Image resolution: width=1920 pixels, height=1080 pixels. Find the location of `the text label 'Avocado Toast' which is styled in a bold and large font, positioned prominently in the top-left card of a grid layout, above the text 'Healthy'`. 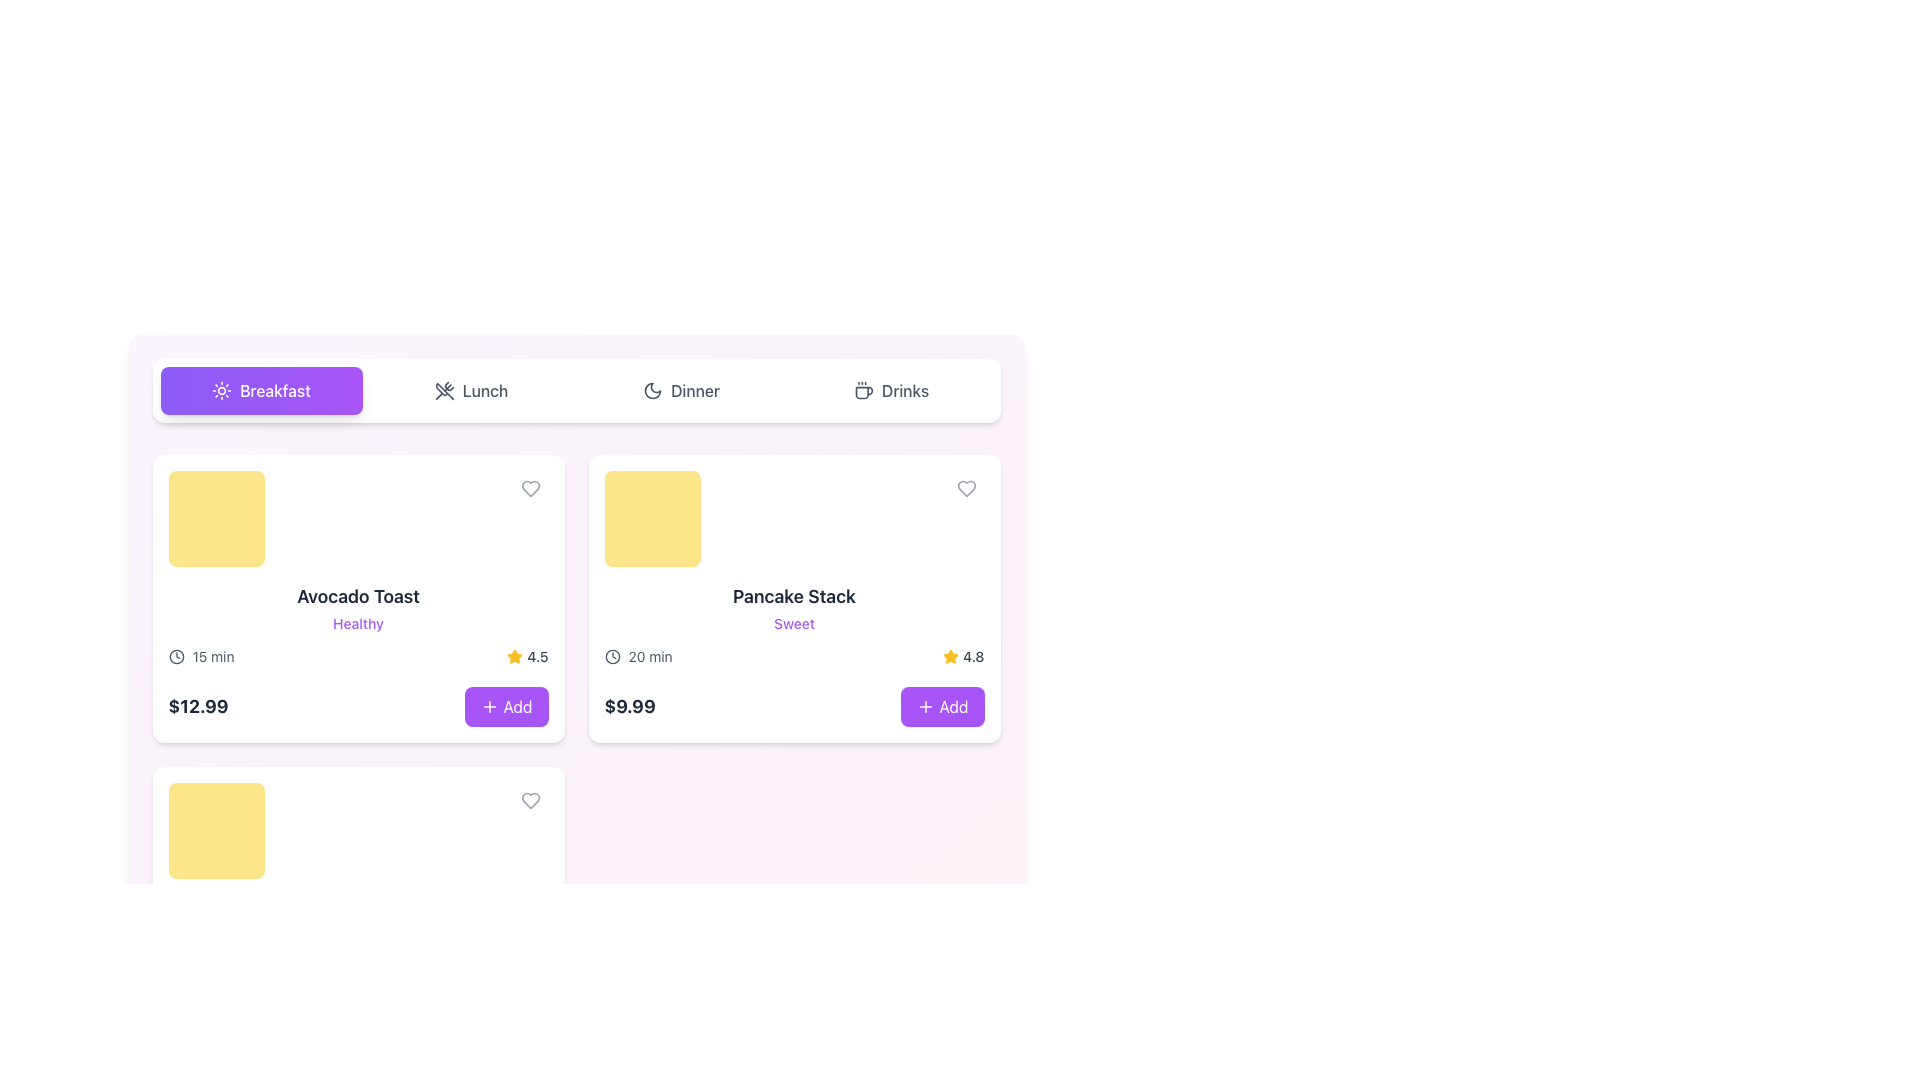

the text label 'Avocado Toast' which is styled in a bold and large font, positioned prominently in the top-left card of a grid layout, above the text 'Healthy' is located at coordinates (358, 596).